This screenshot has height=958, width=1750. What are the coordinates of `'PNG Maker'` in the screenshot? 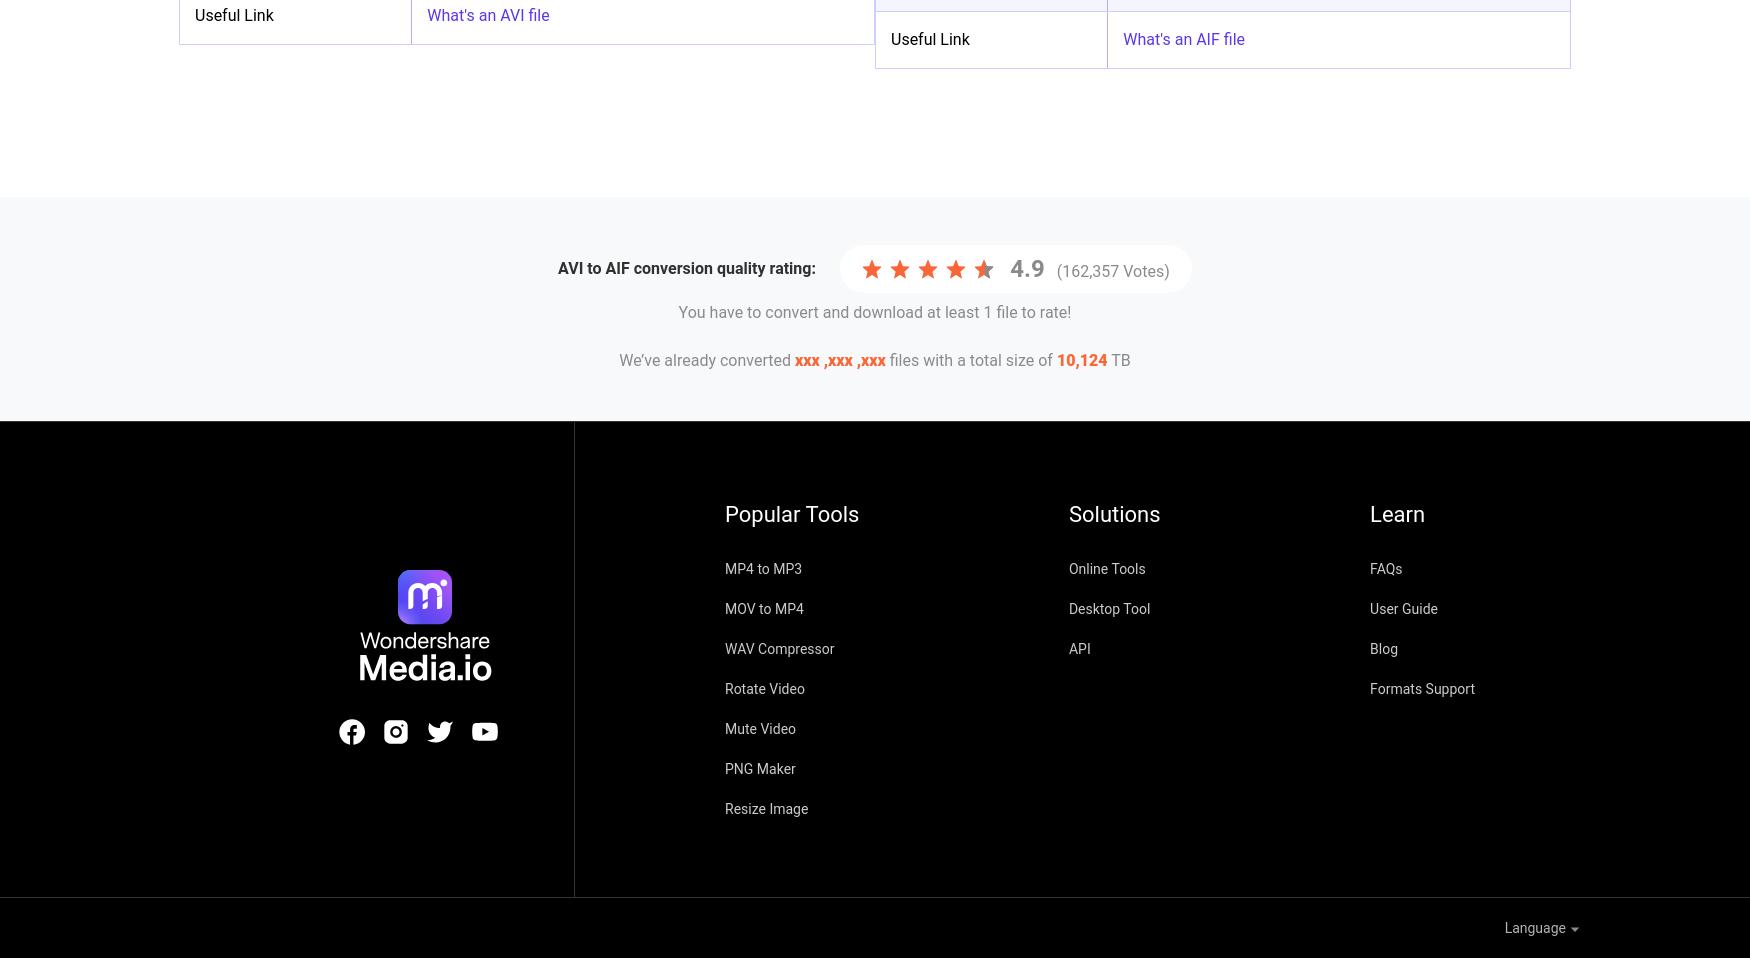 It's located at (759, 768).